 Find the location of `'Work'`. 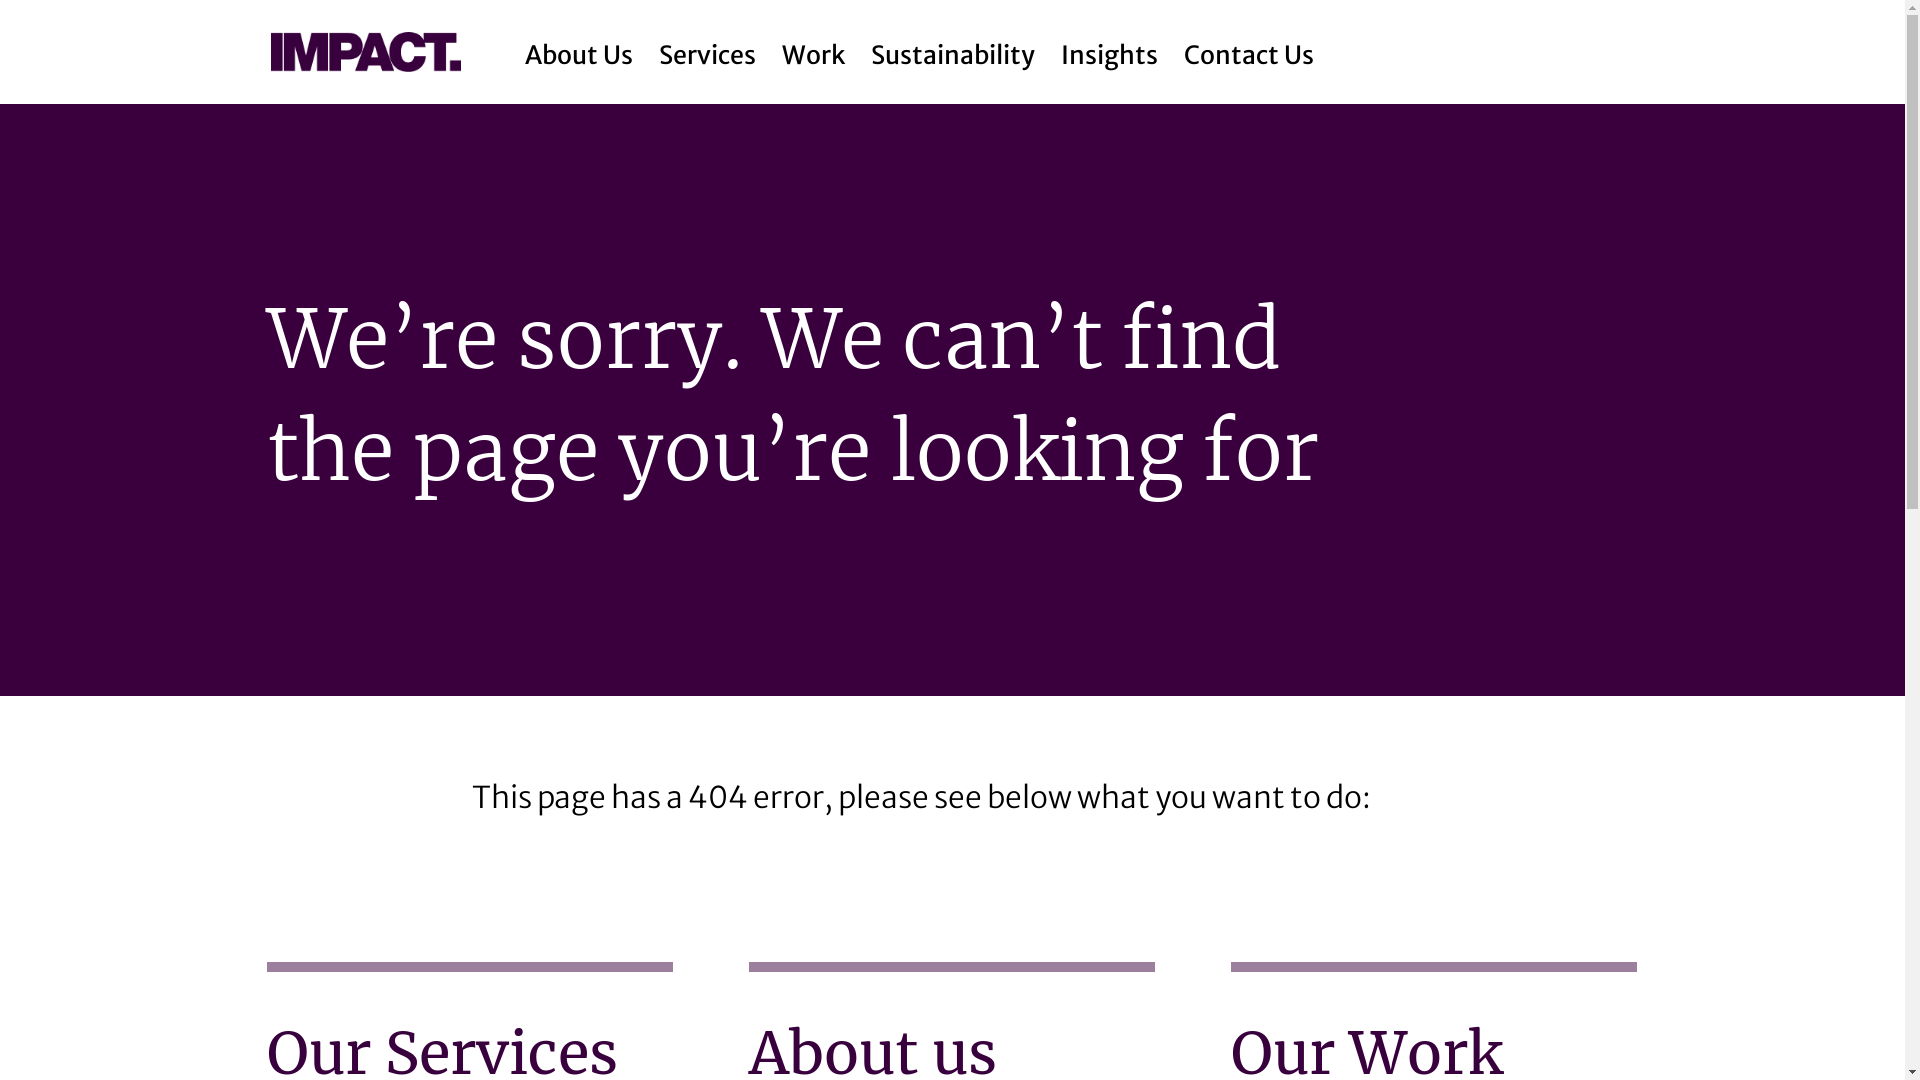

'Work' is located at coordinates (813, 45).